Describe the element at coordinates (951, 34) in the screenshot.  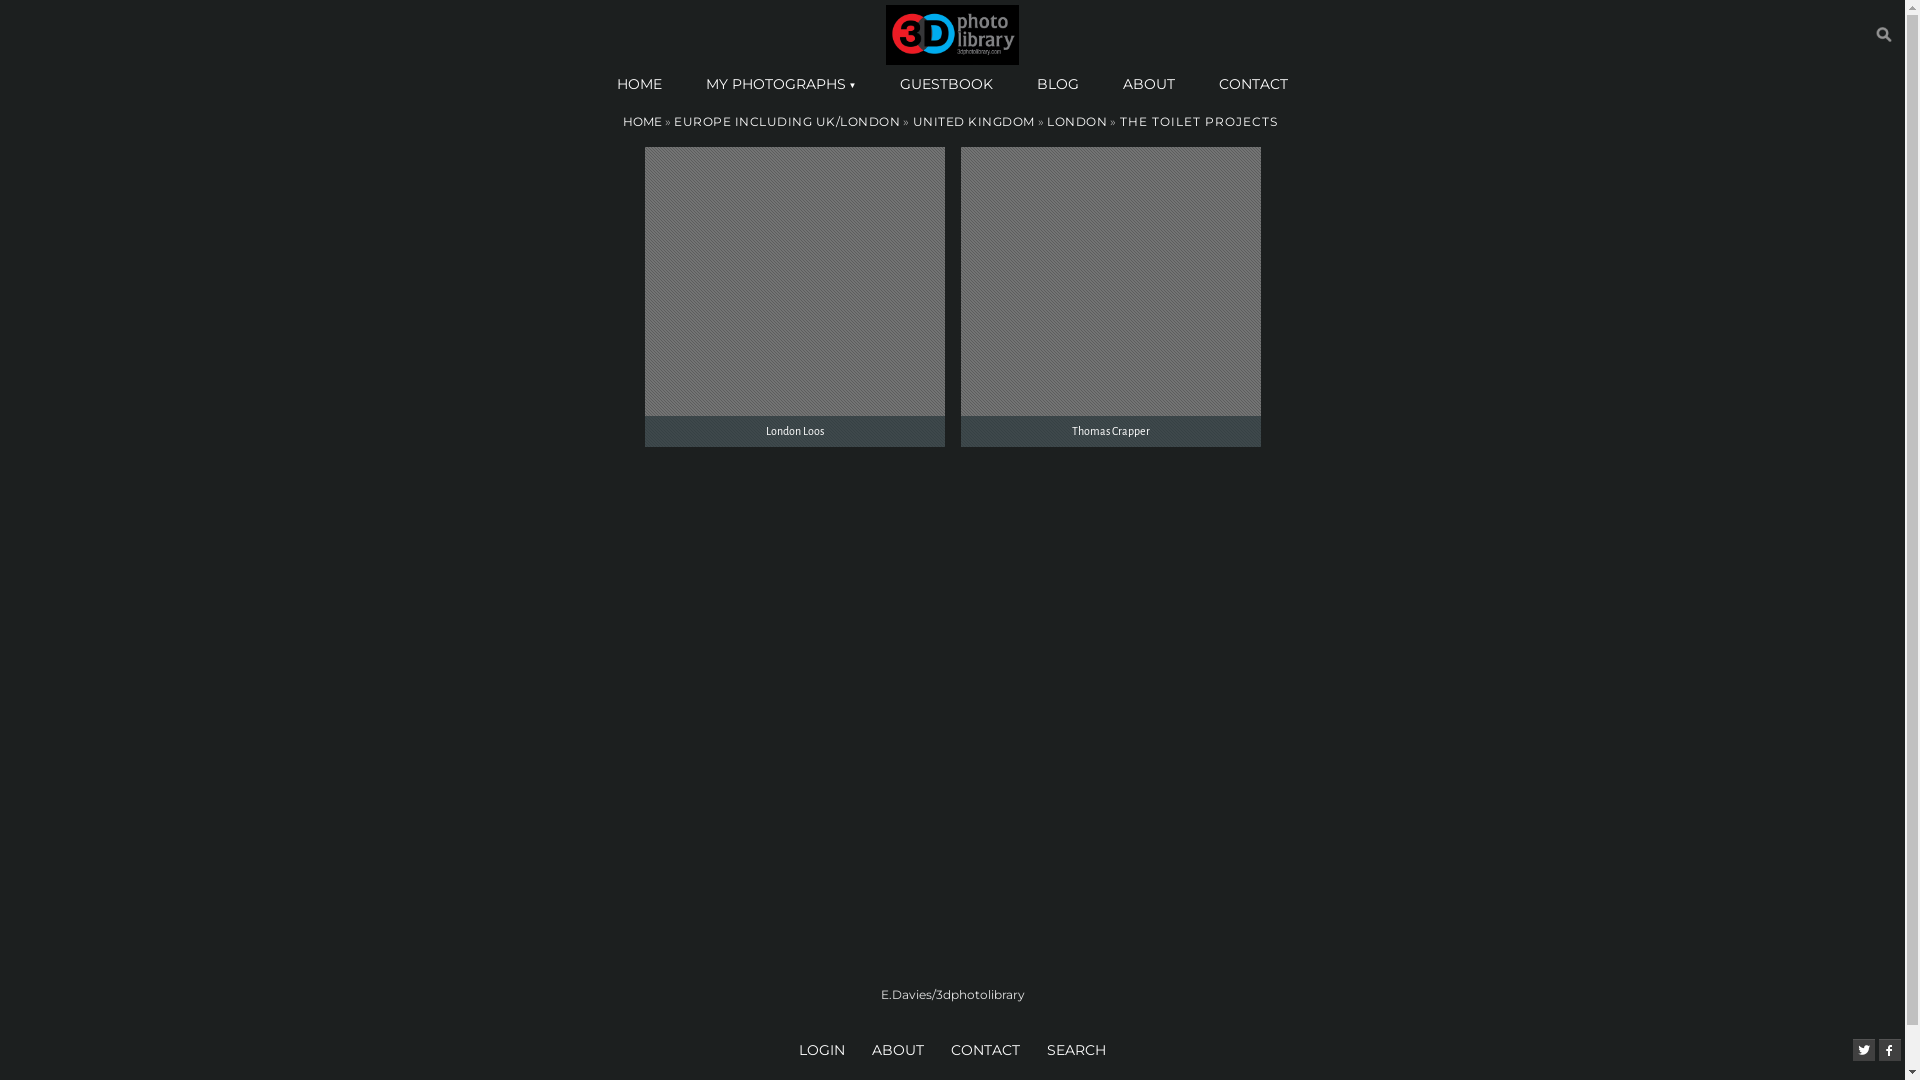
I see `'3dphotolibrary'` at that location.